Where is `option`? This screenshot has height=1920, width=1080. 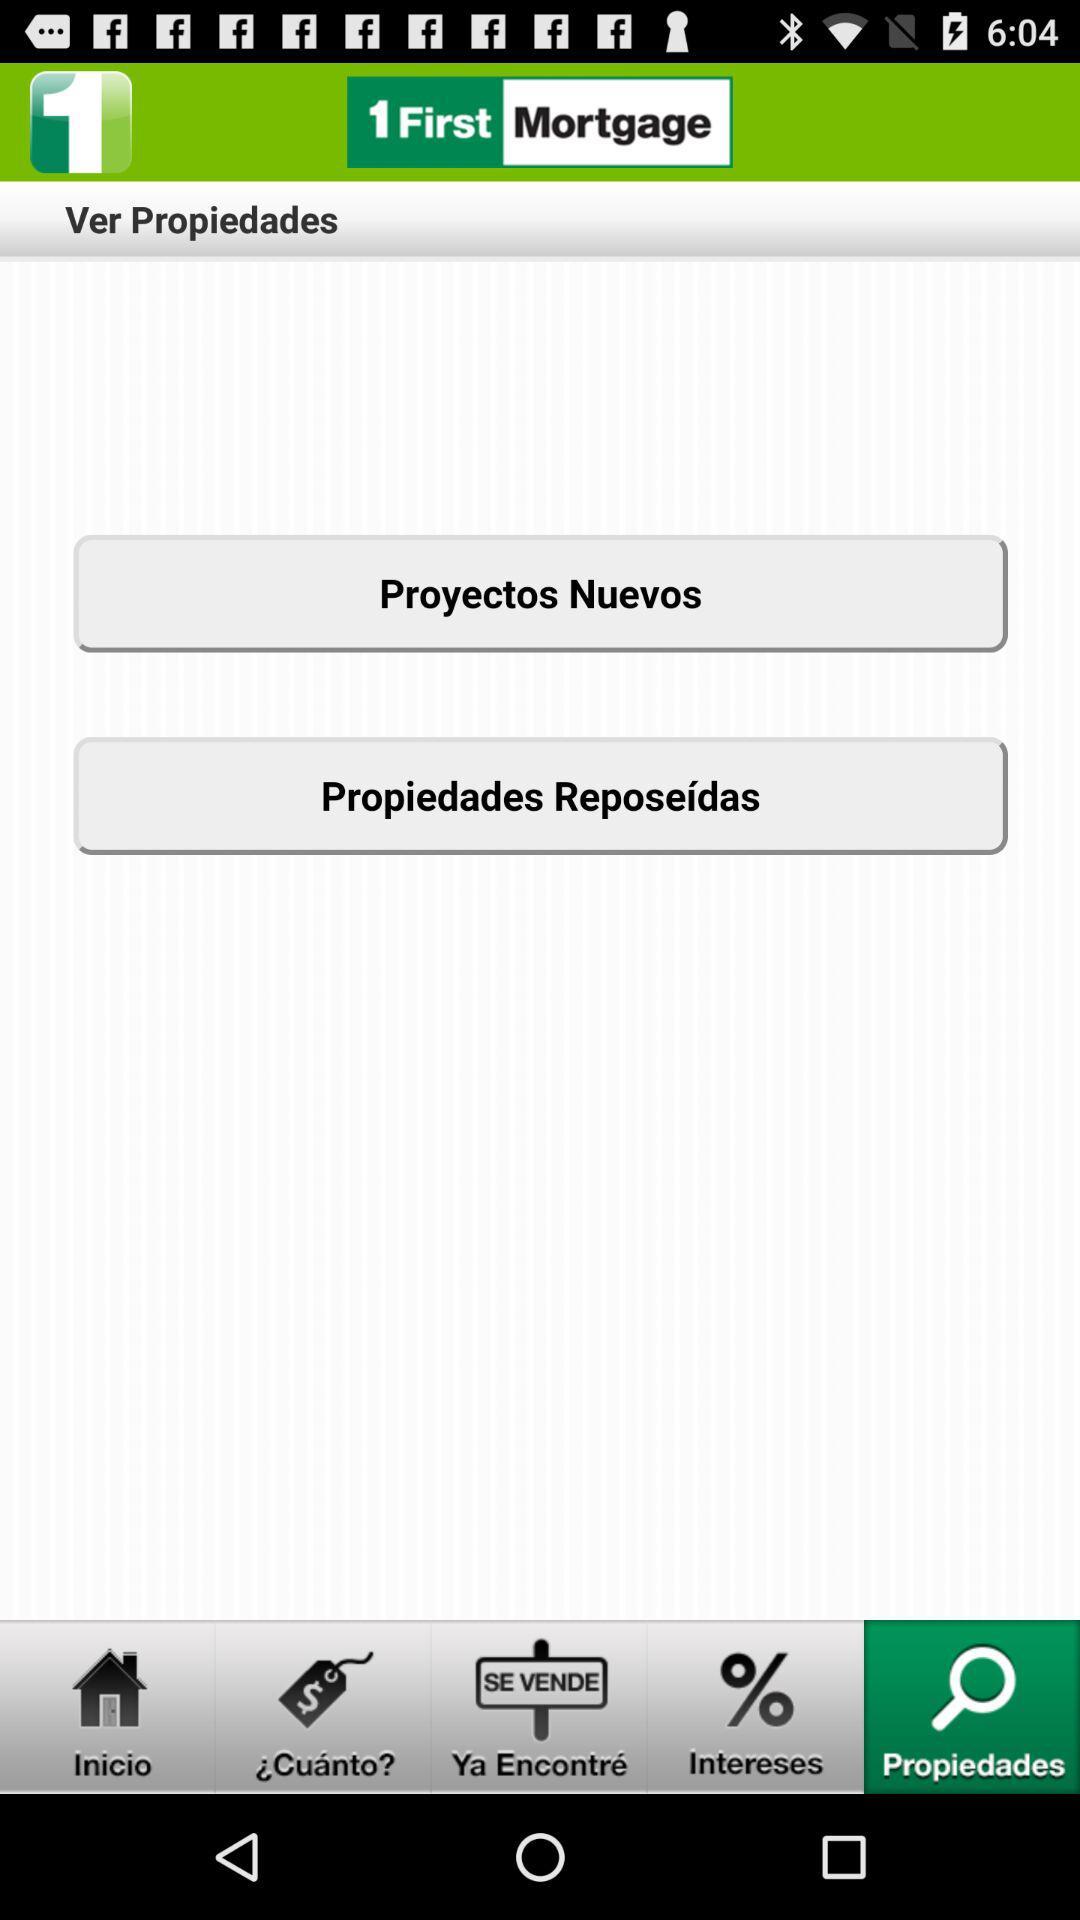 option is located at coordinates (80, 121).